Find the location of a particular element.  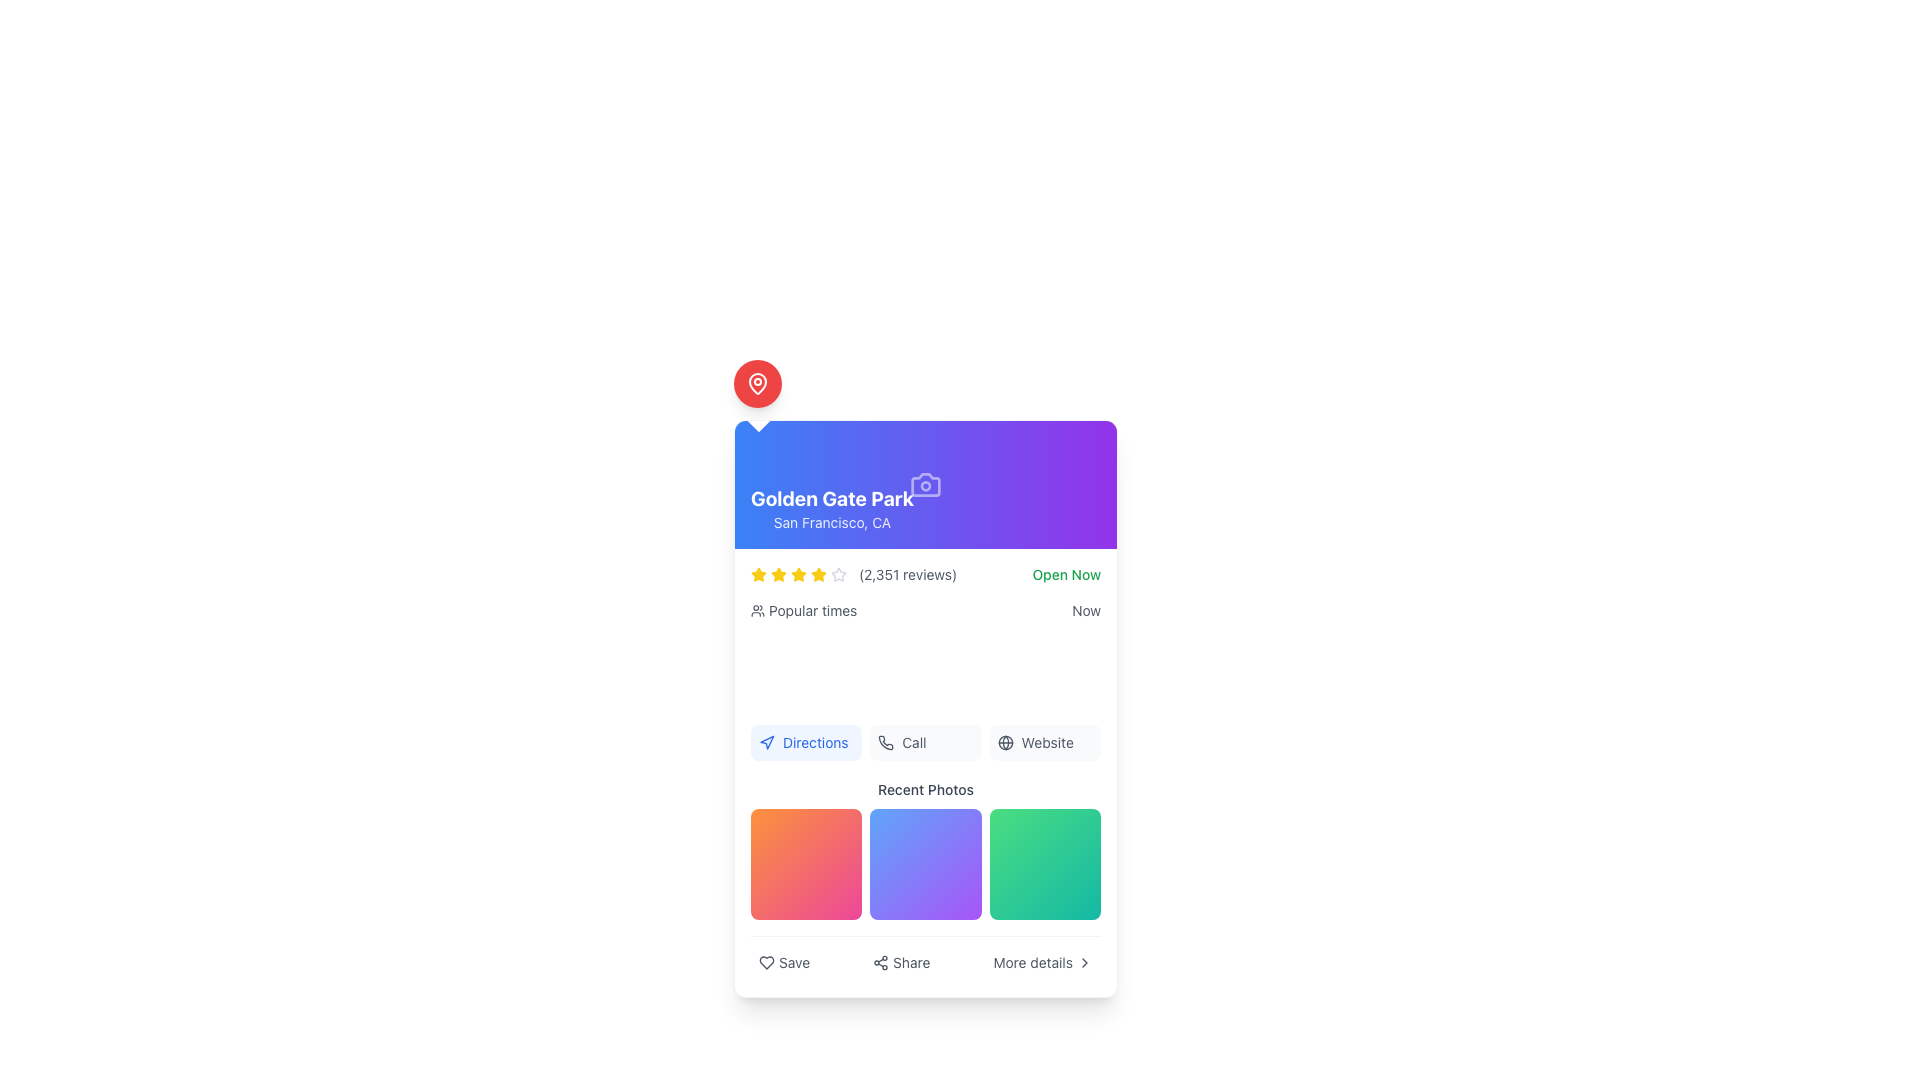

the fifth star in the rating system, which is unfilled and indicates an unrated portion, located above the text '(2,351 reviews)' is located at coordinates (839, 574).